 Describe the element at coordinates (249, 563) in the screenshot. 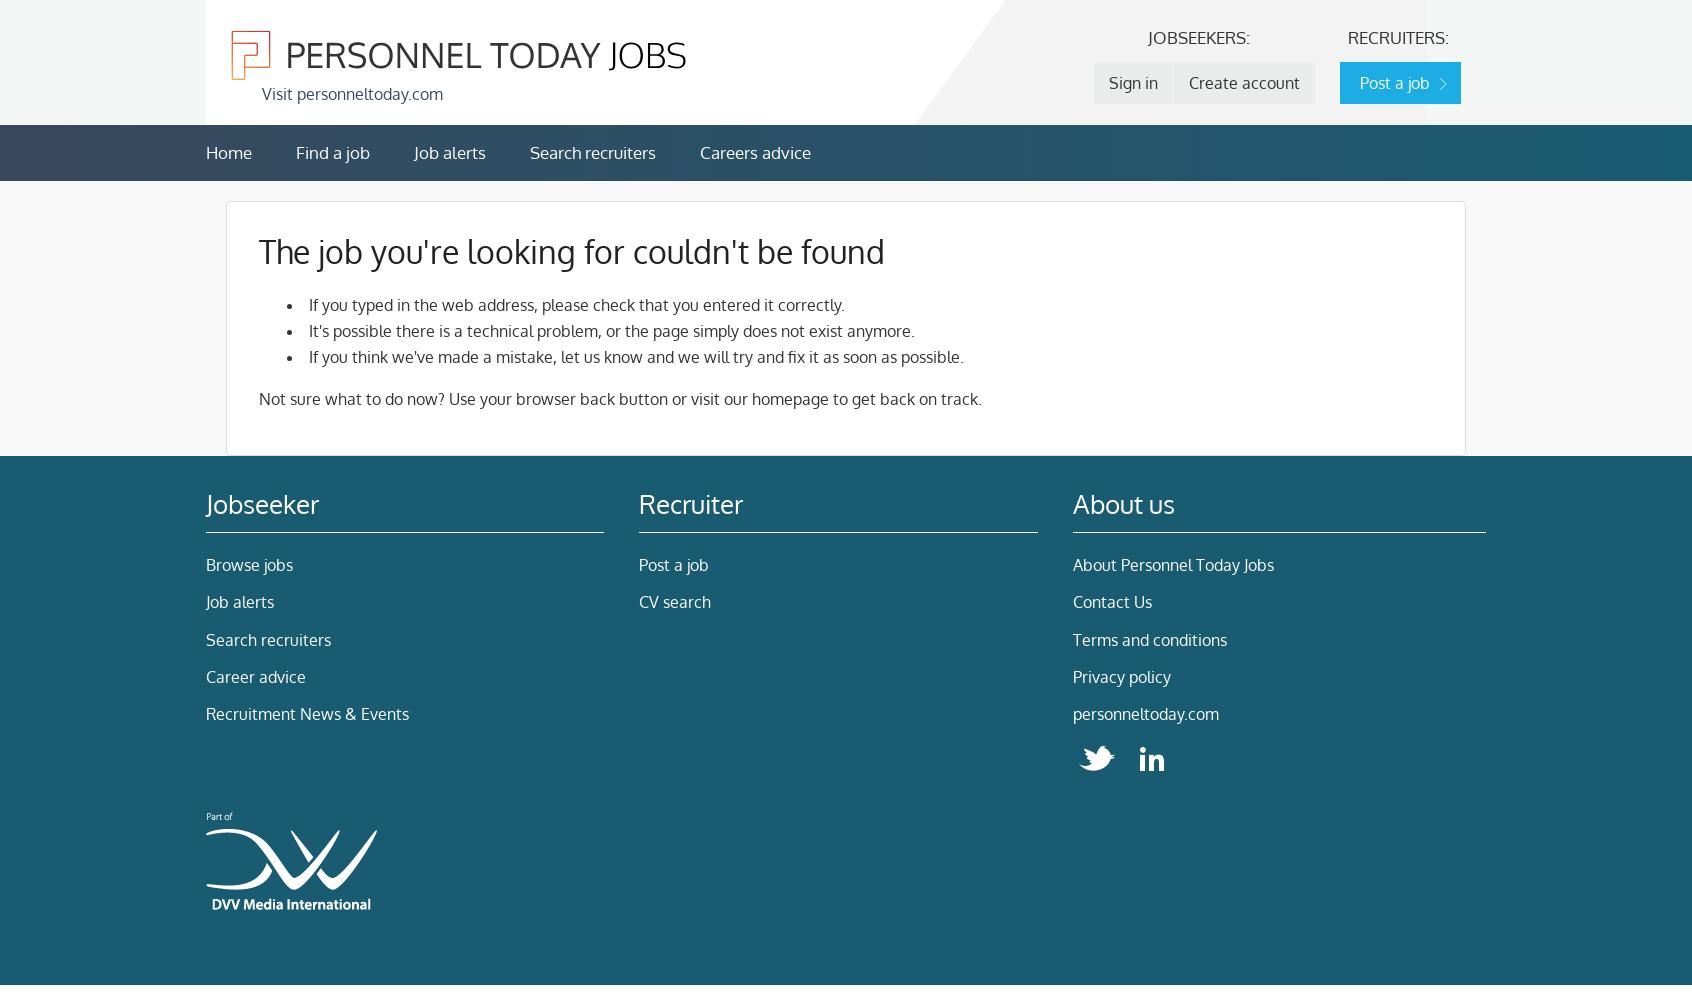

I see `'Browse jobs'` at that location.